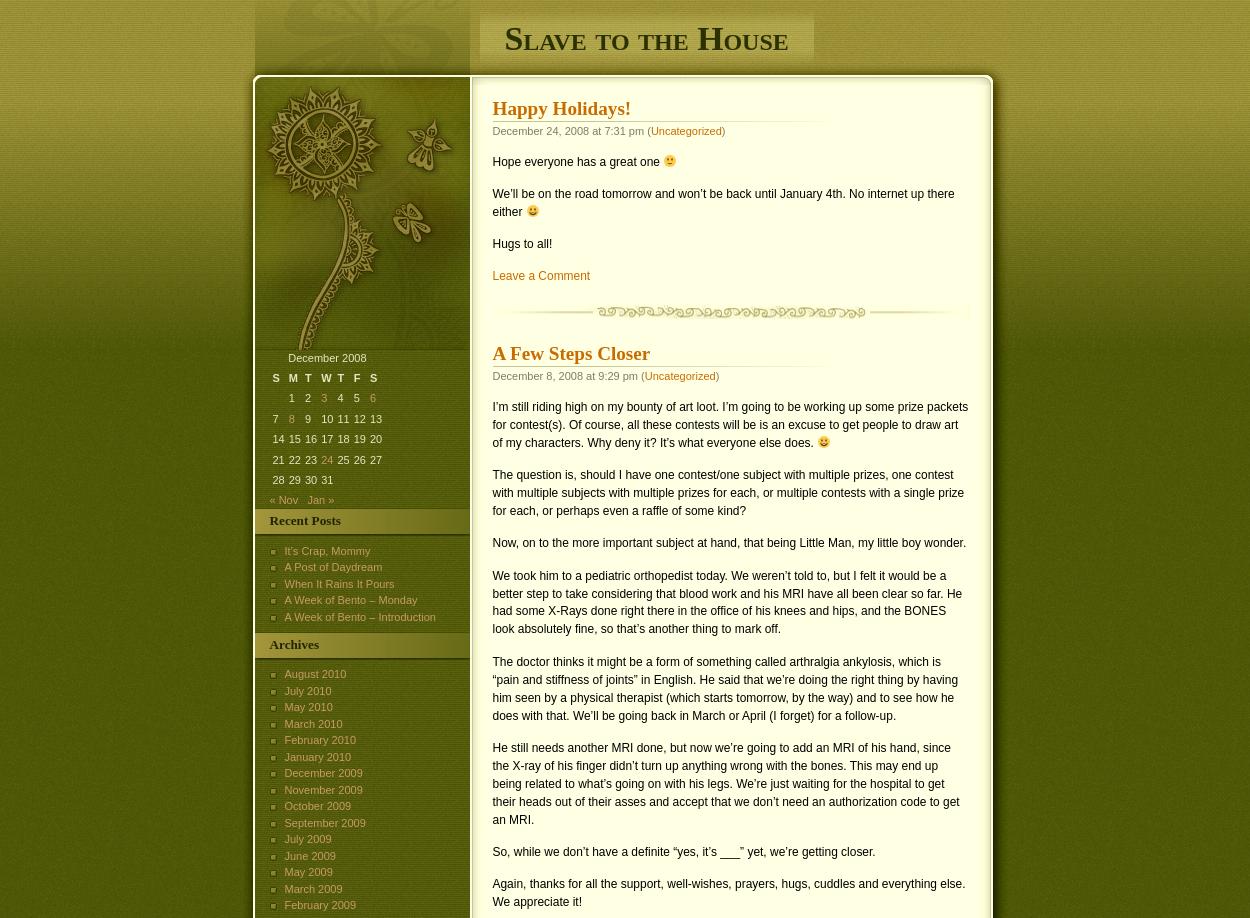 This screenshot has width=1250, height=918. I want to click on '8', so click(291, 416).